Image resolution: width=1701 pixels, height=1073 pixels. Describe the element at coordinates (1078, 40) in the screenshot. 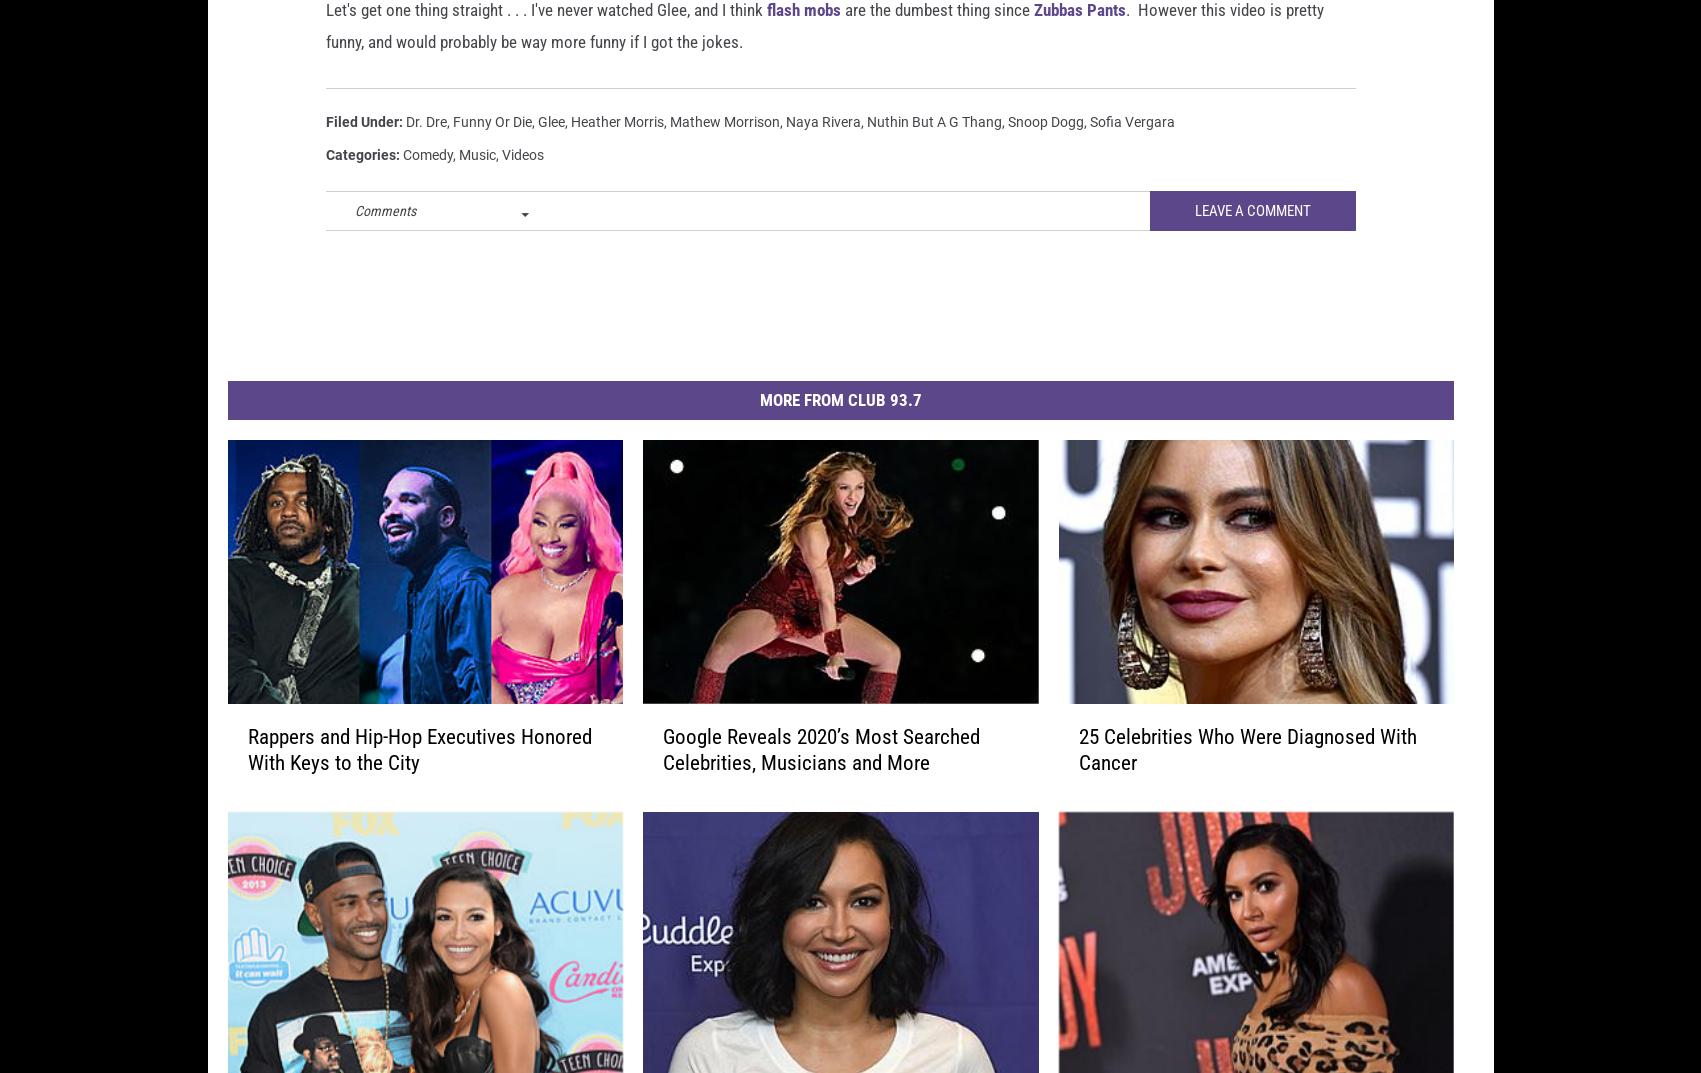

I see `'Zubbas Pants'` at that location.